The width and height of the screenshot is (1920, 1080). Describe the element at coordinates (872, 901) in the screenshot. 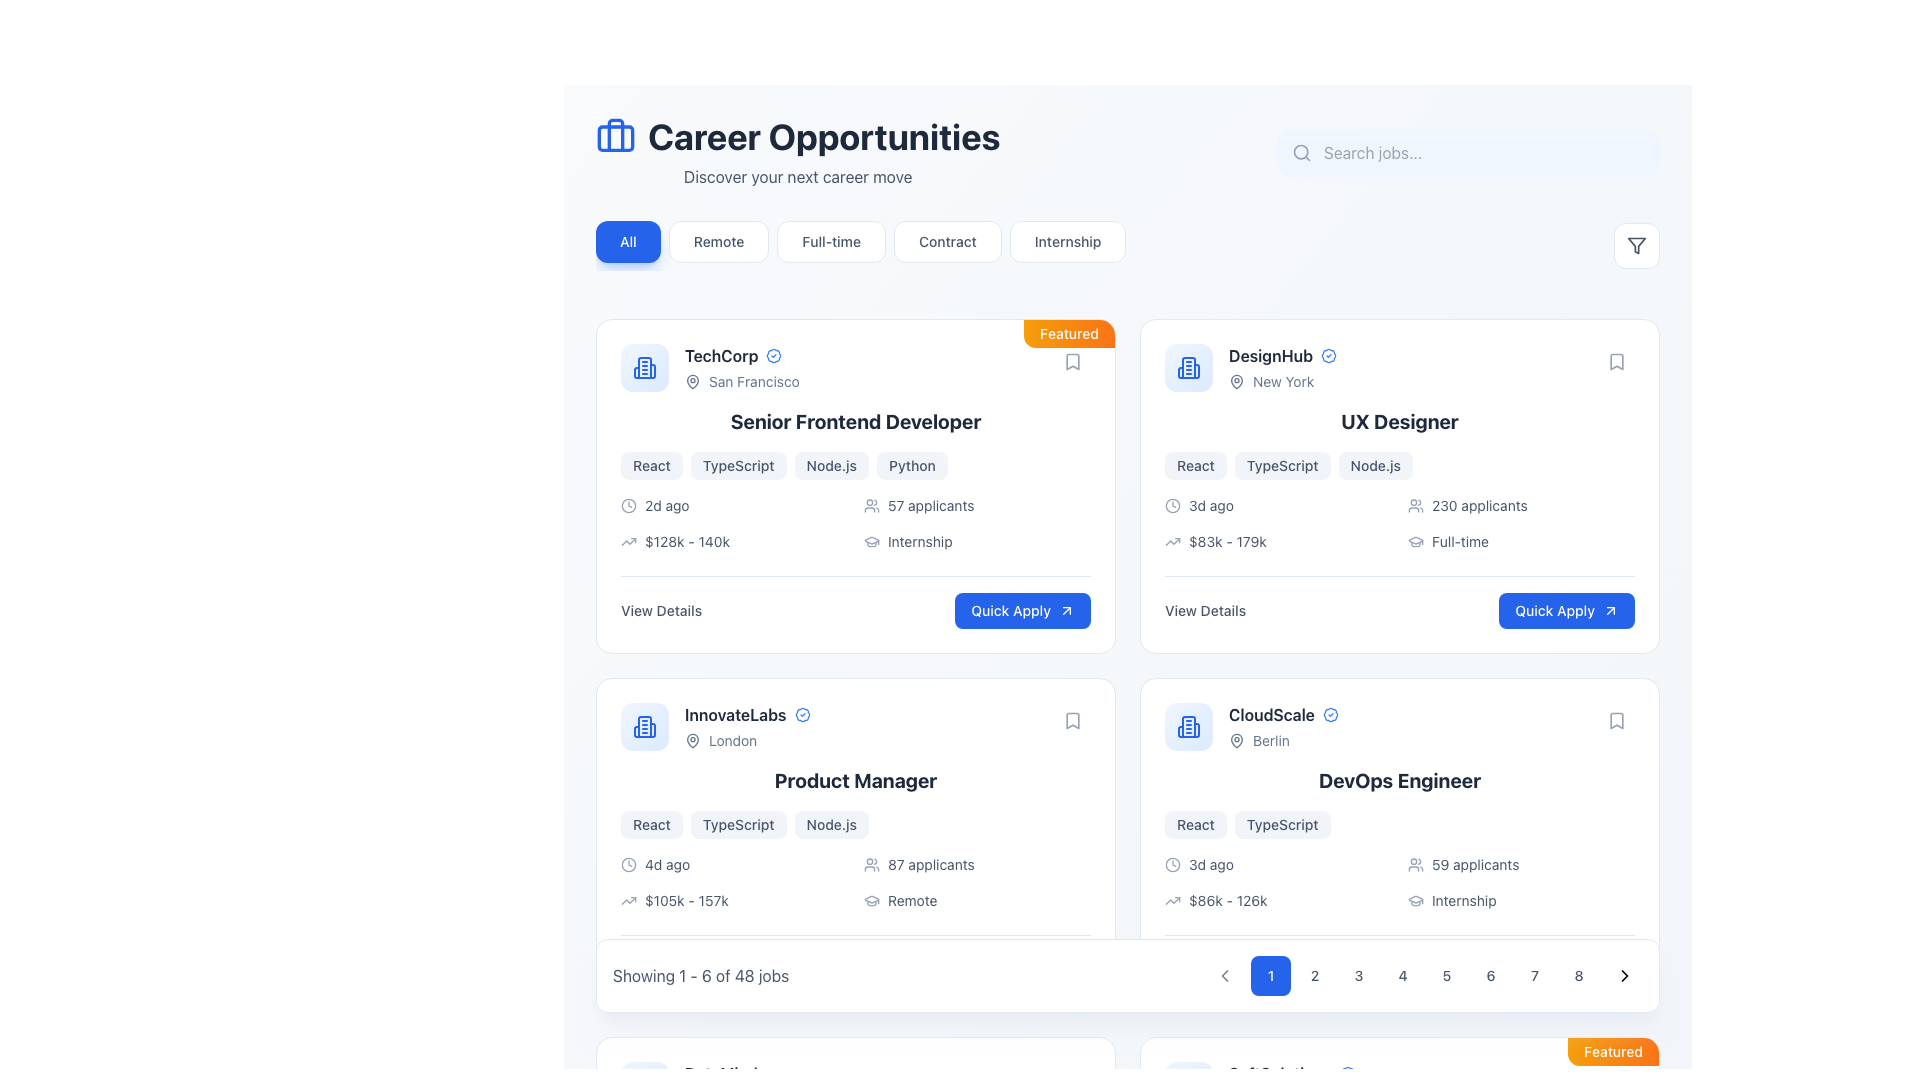

I see `the graduation cap icon located at the bottom left of the 'Product Manager' job posting card under 'InnovateLabs', near the text 'Remote'` at that location.